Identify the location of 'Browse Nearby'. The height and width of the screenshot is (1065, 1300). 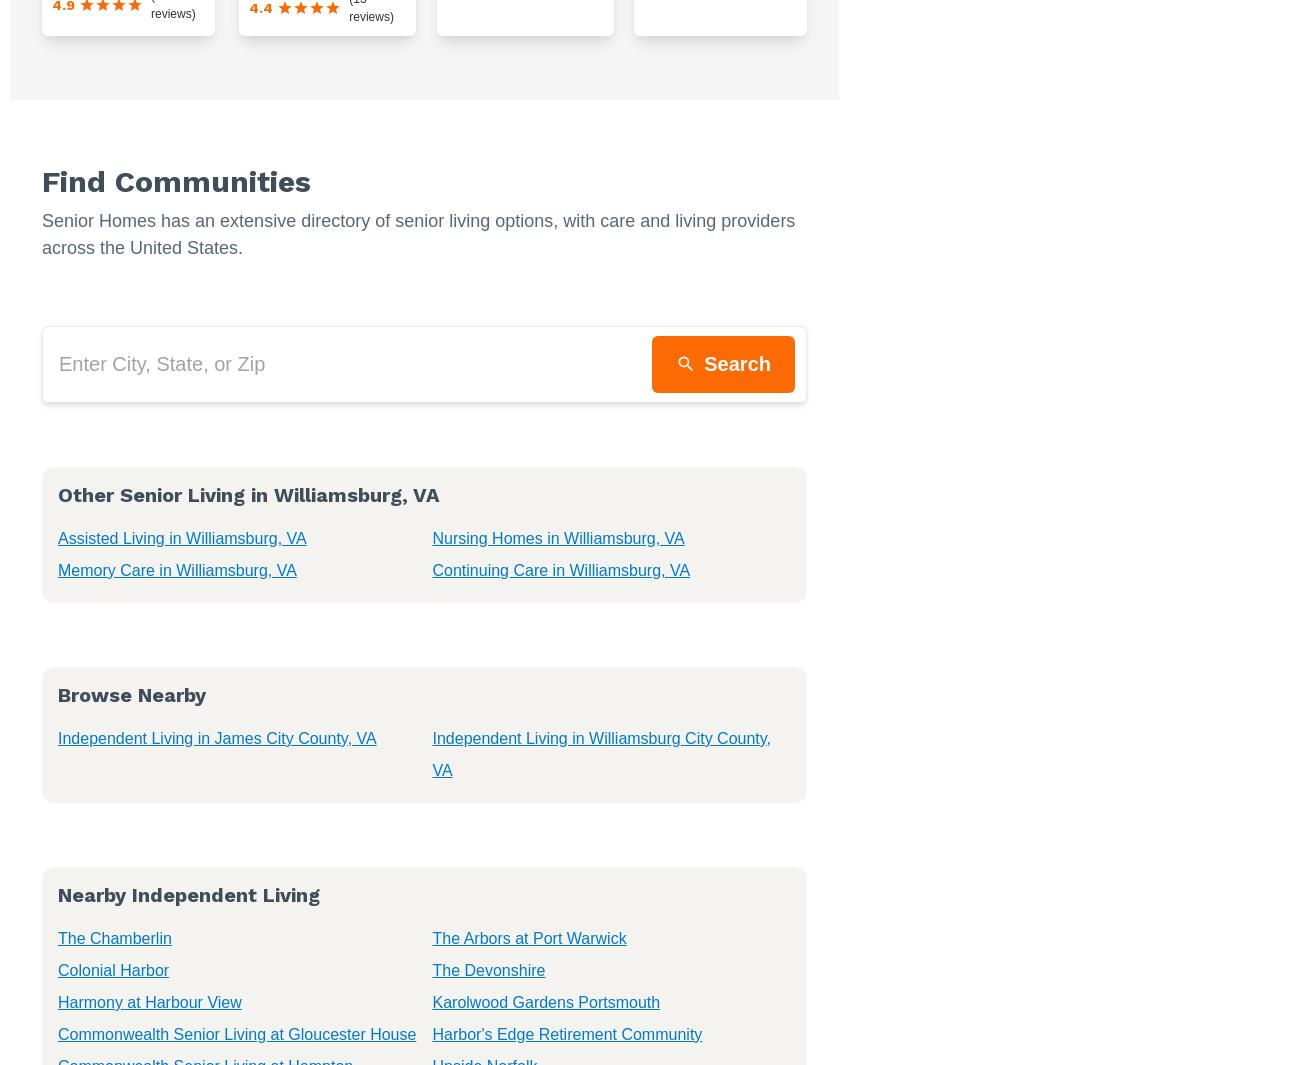
(57, 693).